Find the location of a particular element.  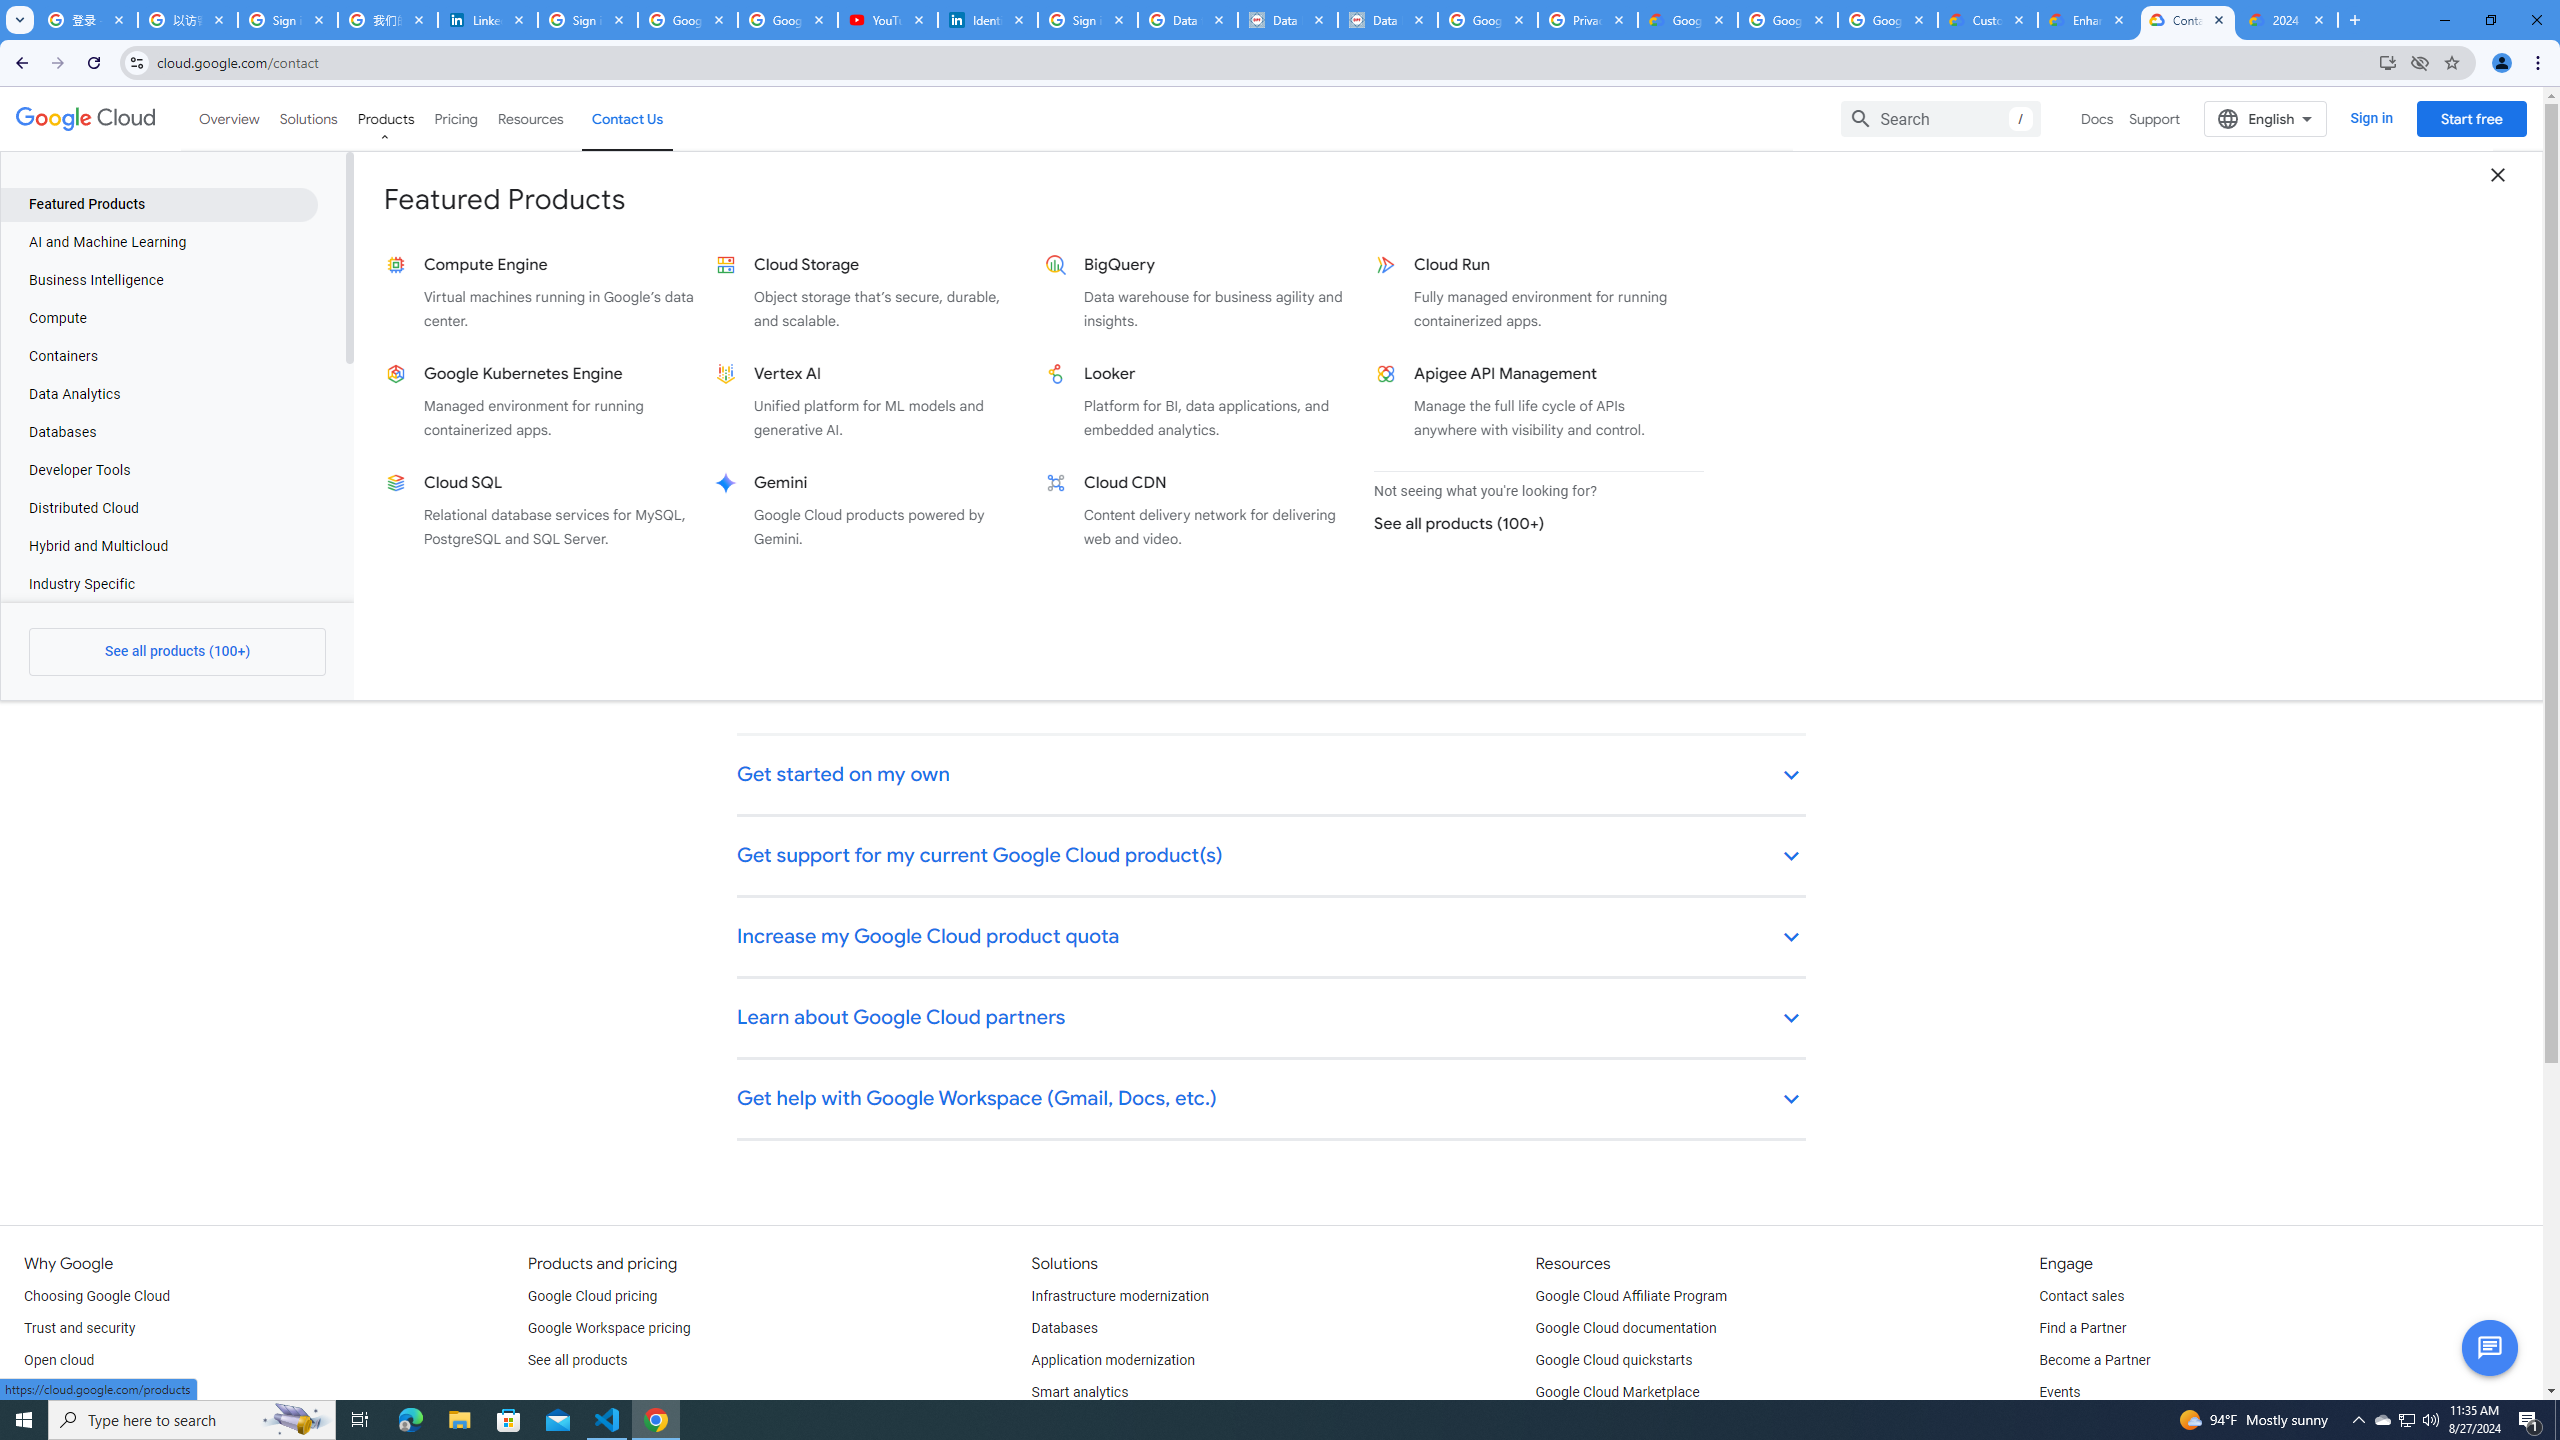

'Vertex AI Unified platform for ML models and generative AI.' is located at coordinates (871, 401).